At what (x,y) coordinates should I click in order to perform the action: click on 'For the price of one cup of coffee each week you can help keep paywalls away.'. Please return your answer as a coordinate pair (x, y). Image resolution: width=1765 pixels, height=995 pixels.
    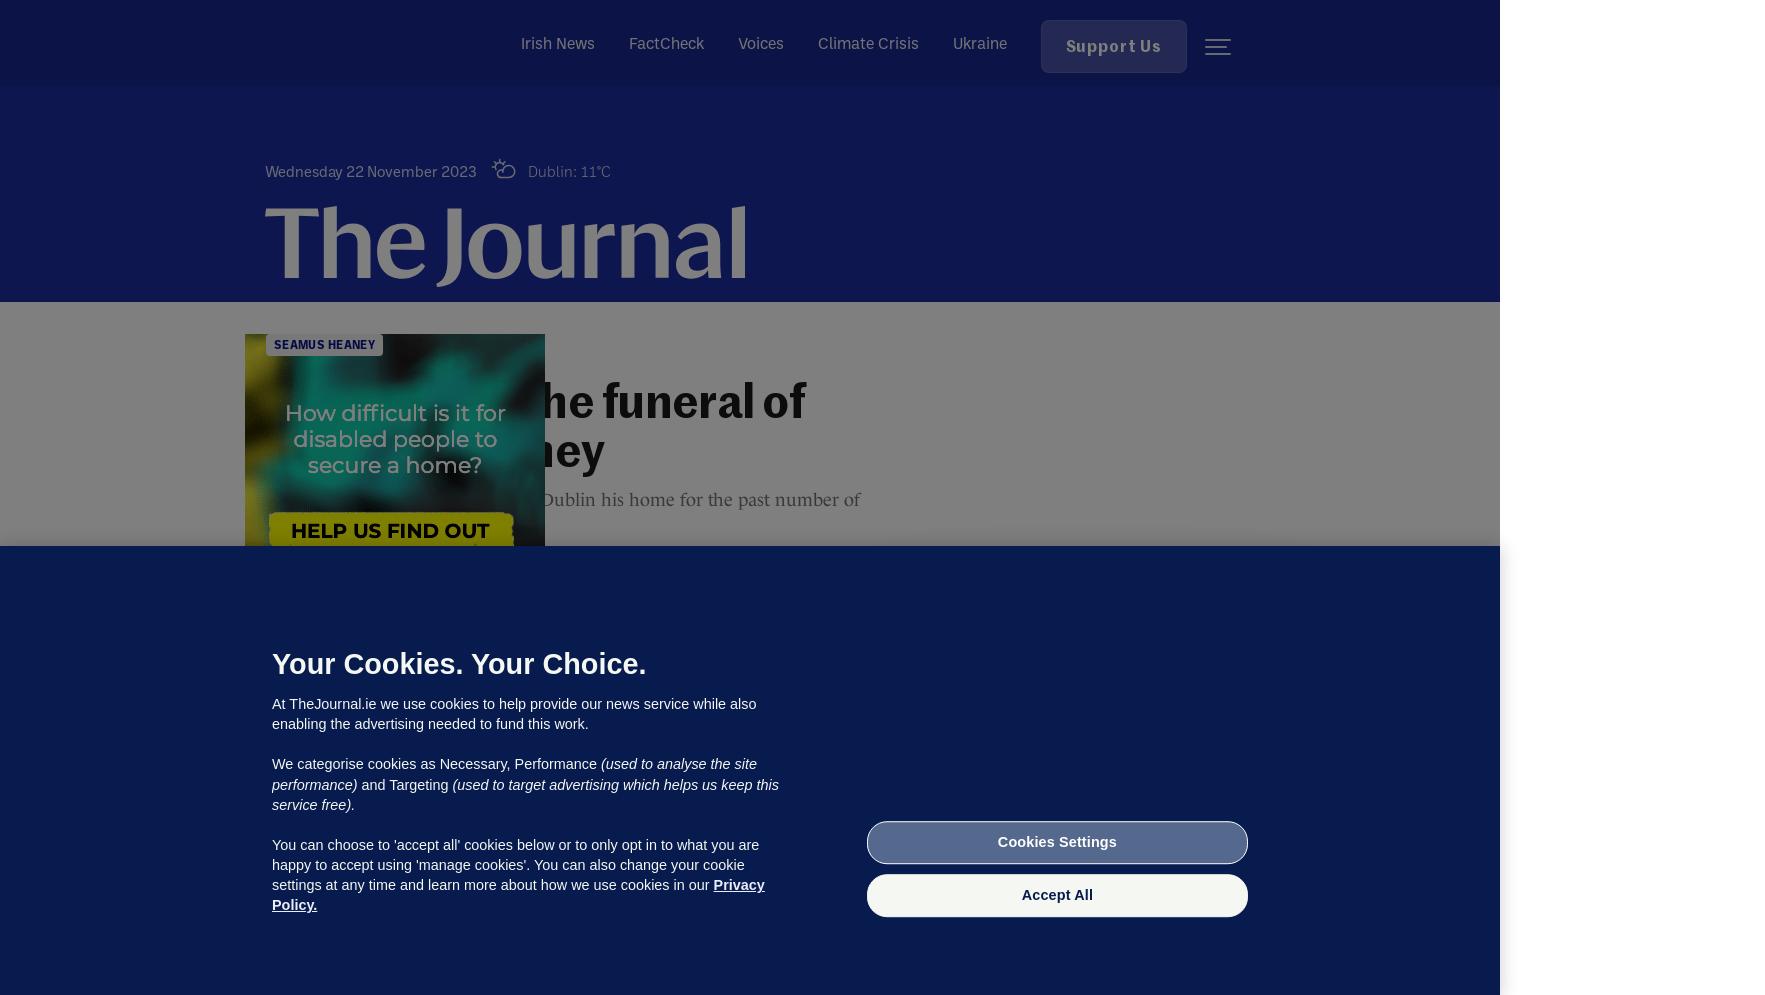
    Looking at the image, I should click on (1080, 869).